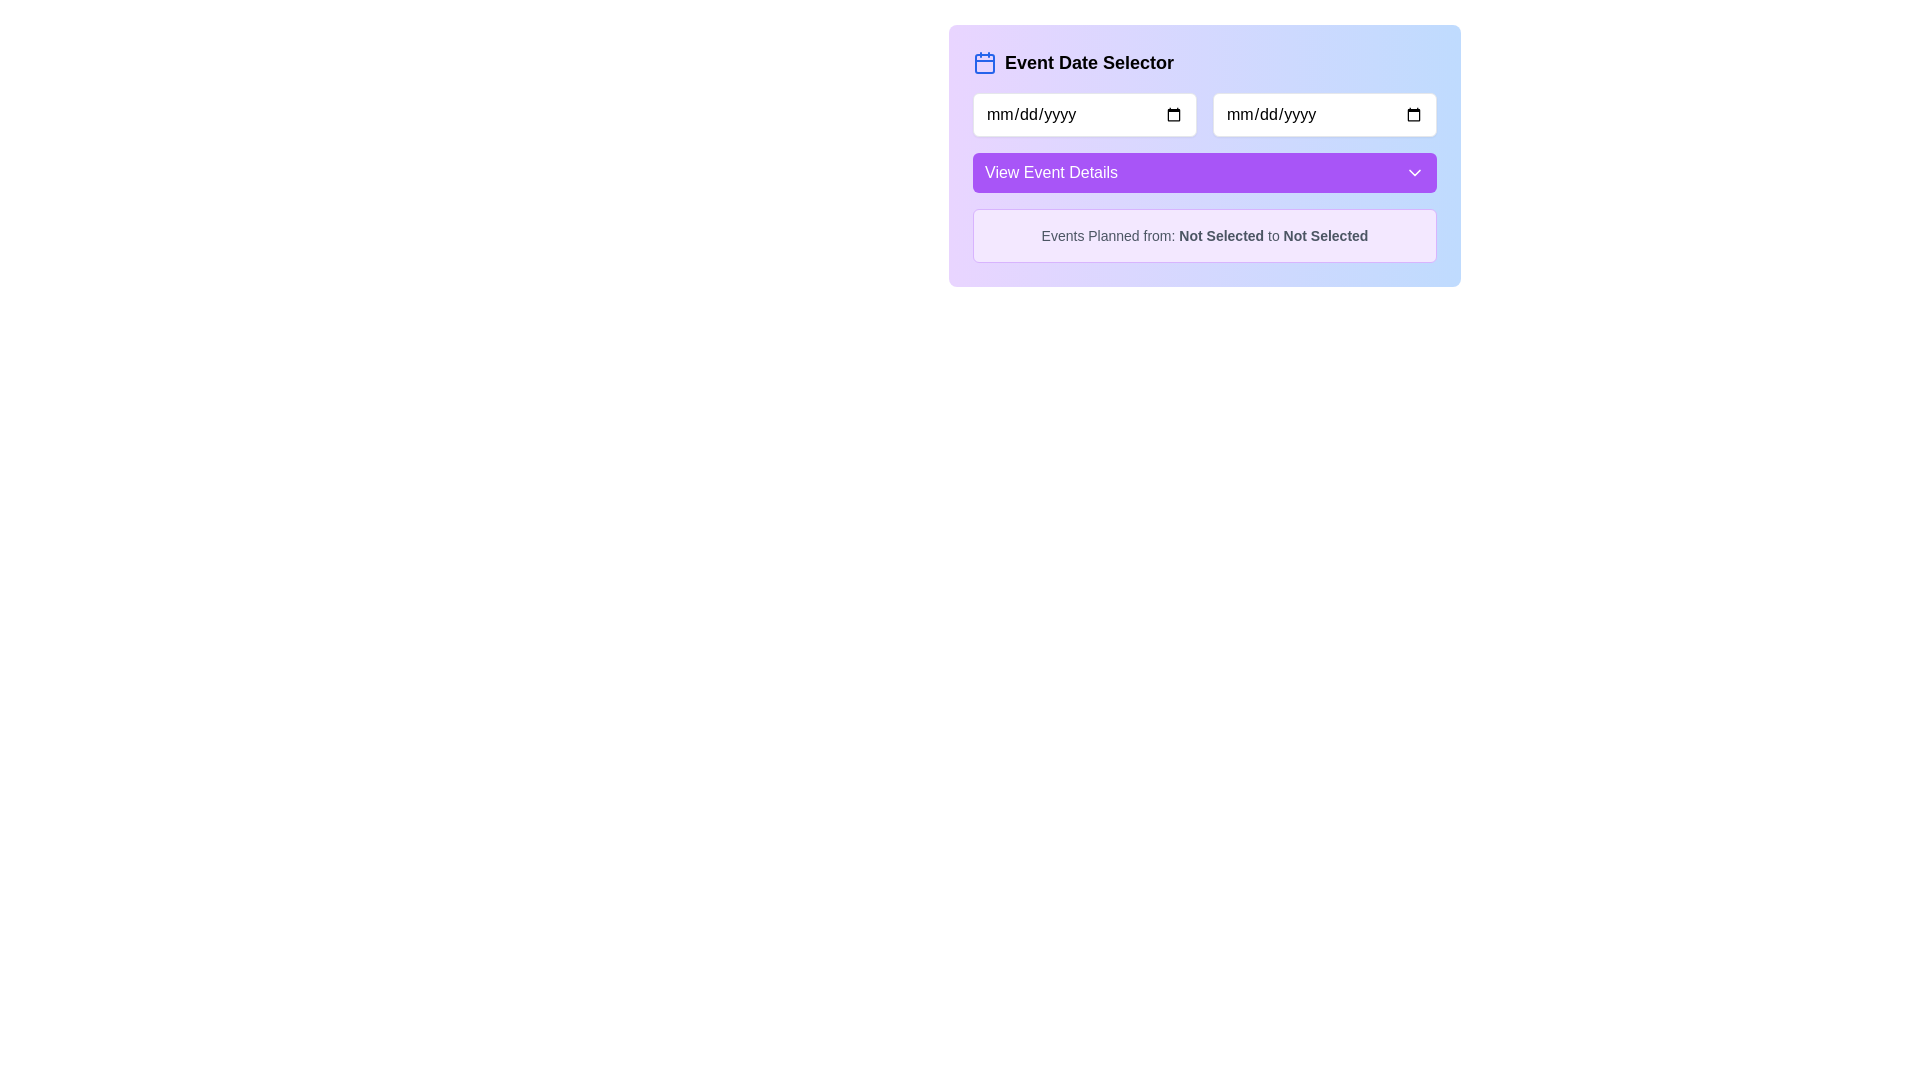 The height and width of the screenshot is (1080, 1920). What do you see at coordinates (1203, 154) in the screenshot?
I see `the 'View Event Details' button located within the card component under 'Event Date Selector'` at bounding box center [1203, 154].